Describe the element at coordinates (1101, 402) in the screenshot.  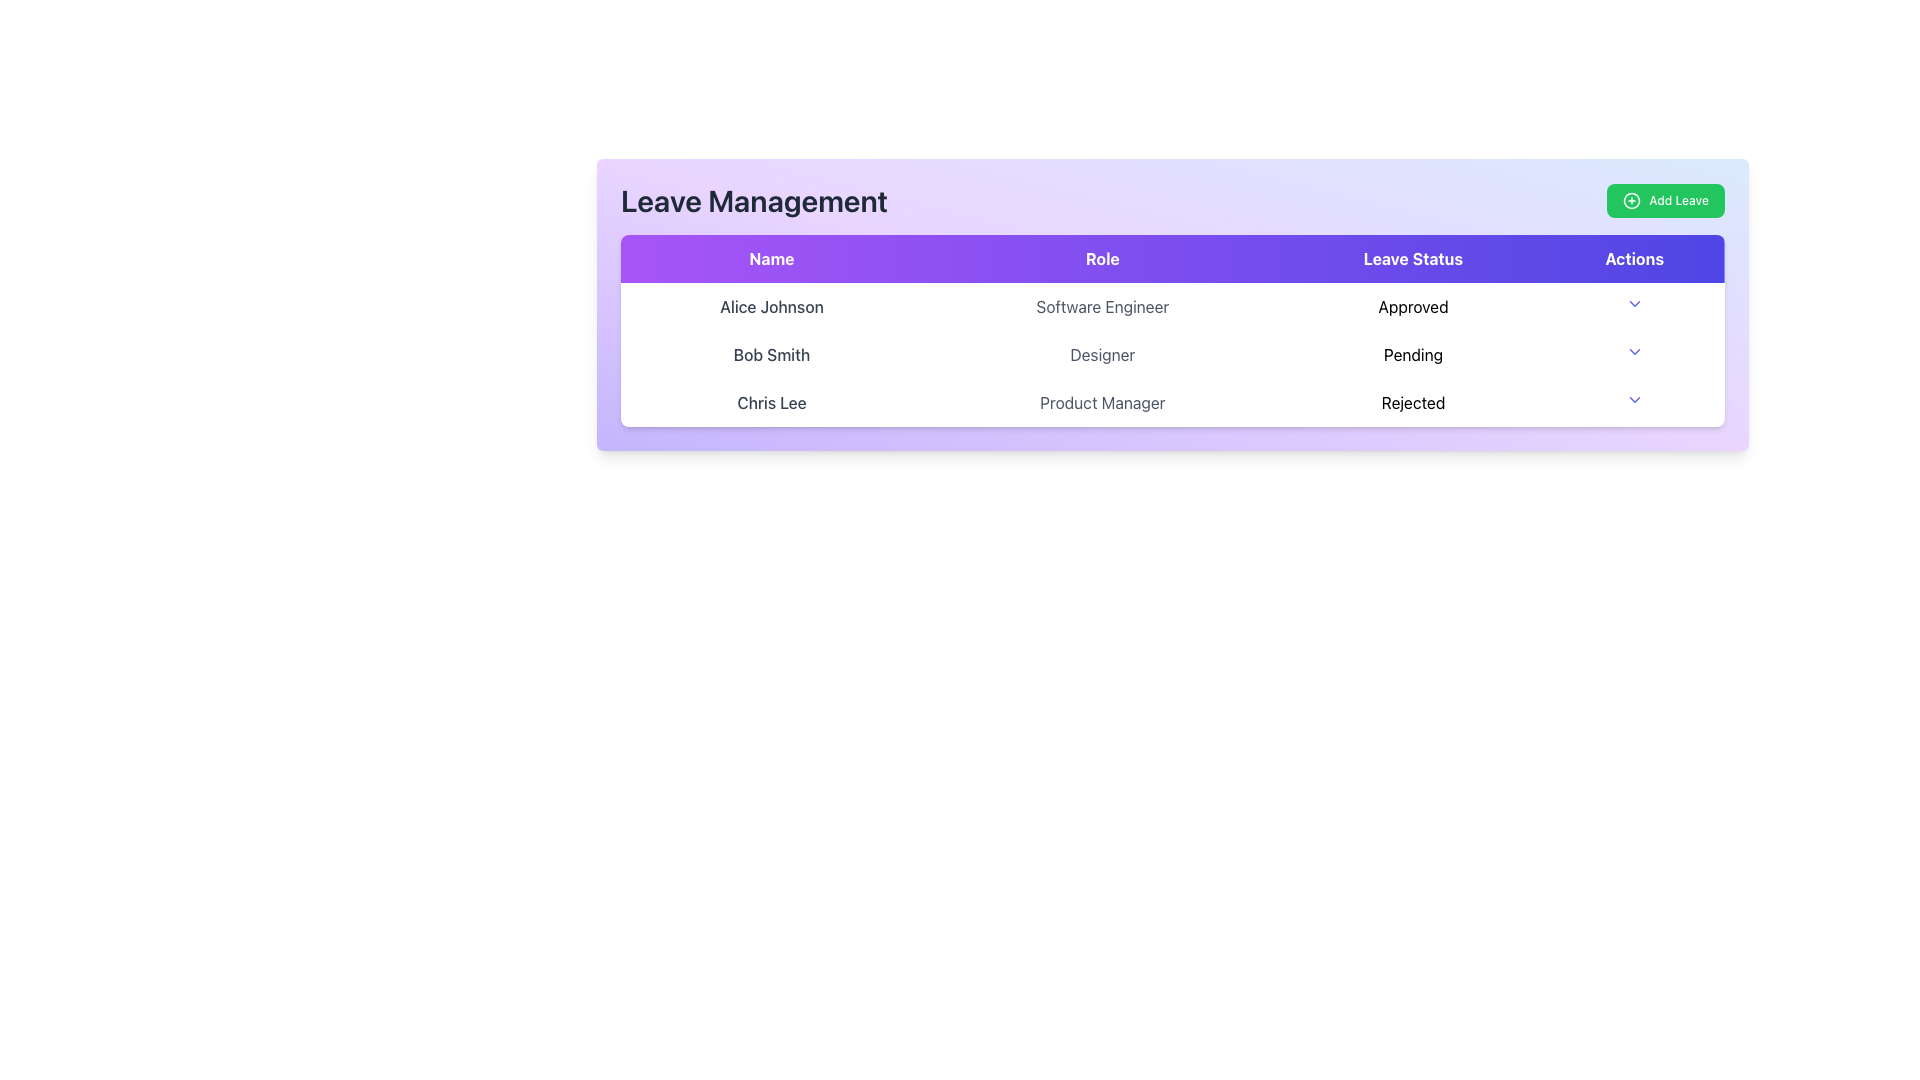
I see `the Text Label displaying 'Product Manager' located in the third row under the 'Role' column of the table associated with 'Chris Lee'` at that location.